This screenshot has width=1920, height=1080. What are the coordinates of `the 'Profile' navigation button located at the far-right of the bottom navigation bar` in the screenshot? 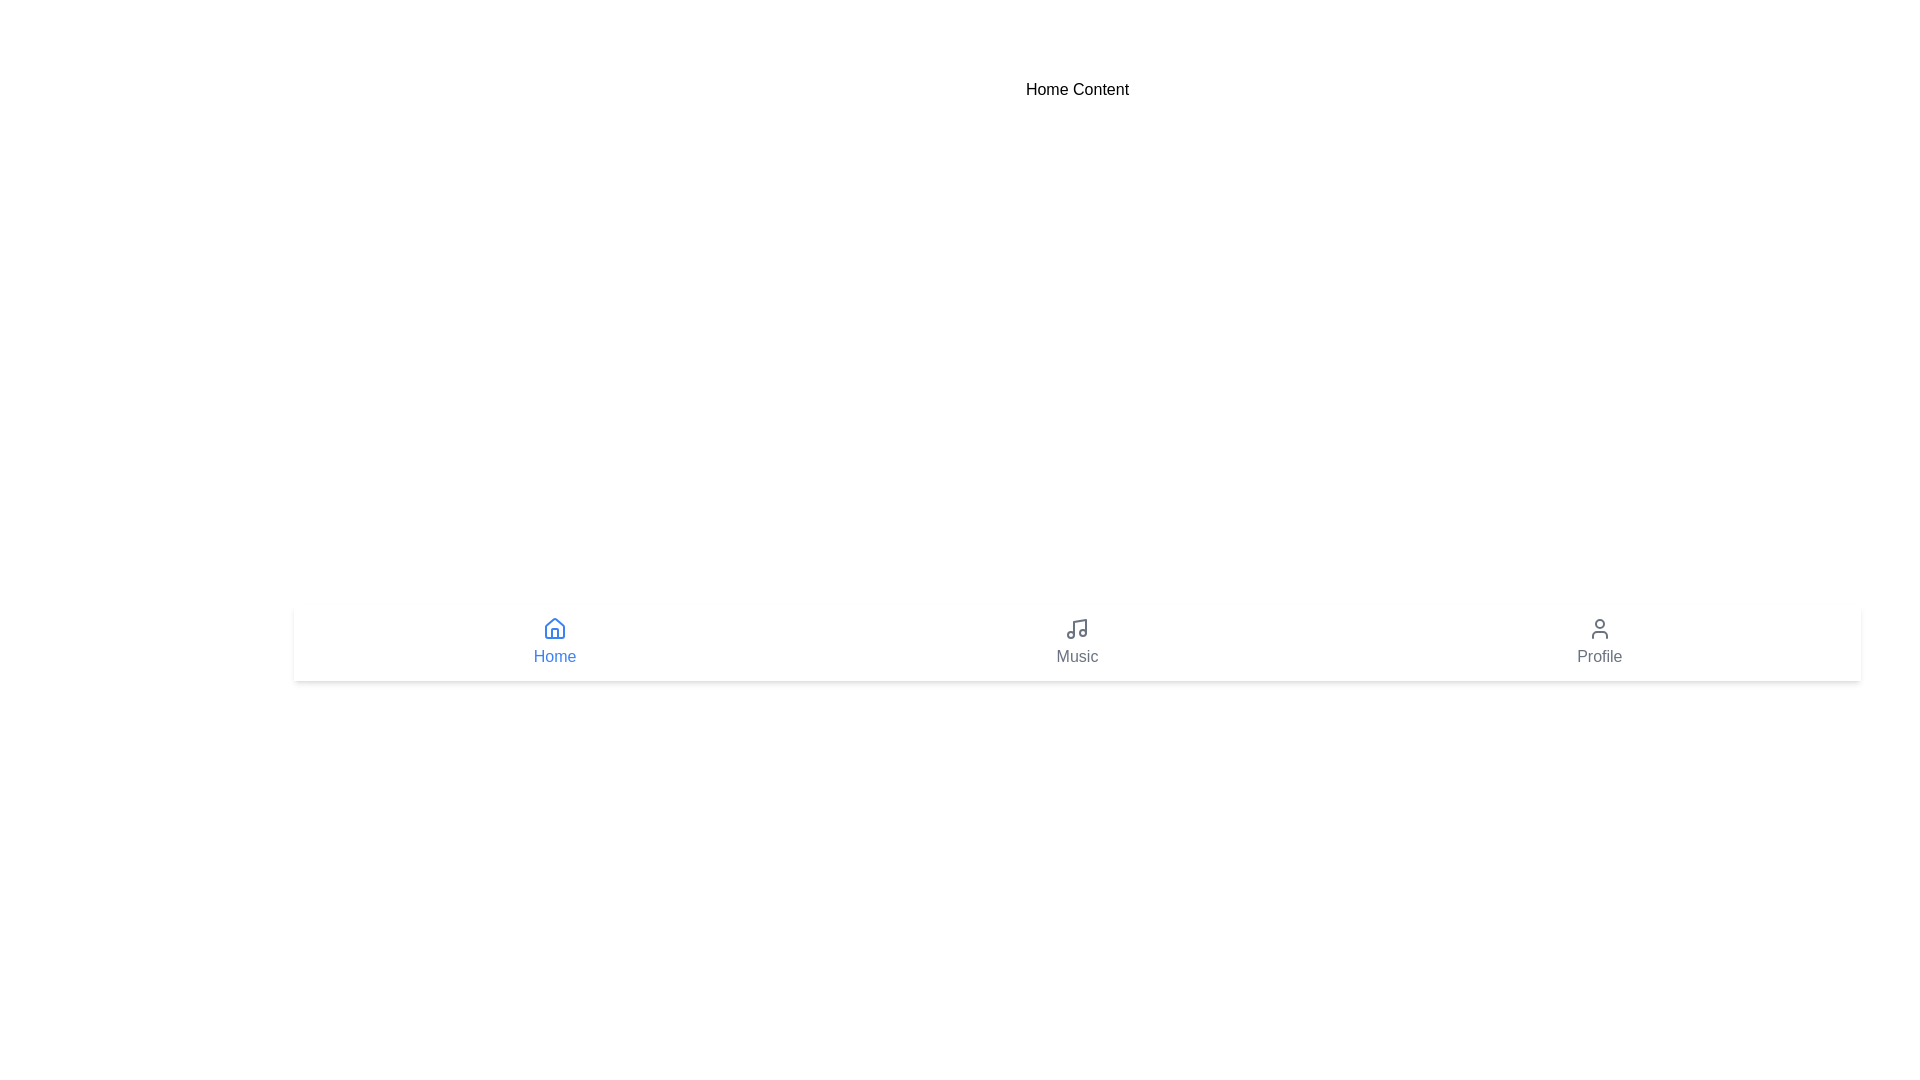 It's located at (1598, 643).